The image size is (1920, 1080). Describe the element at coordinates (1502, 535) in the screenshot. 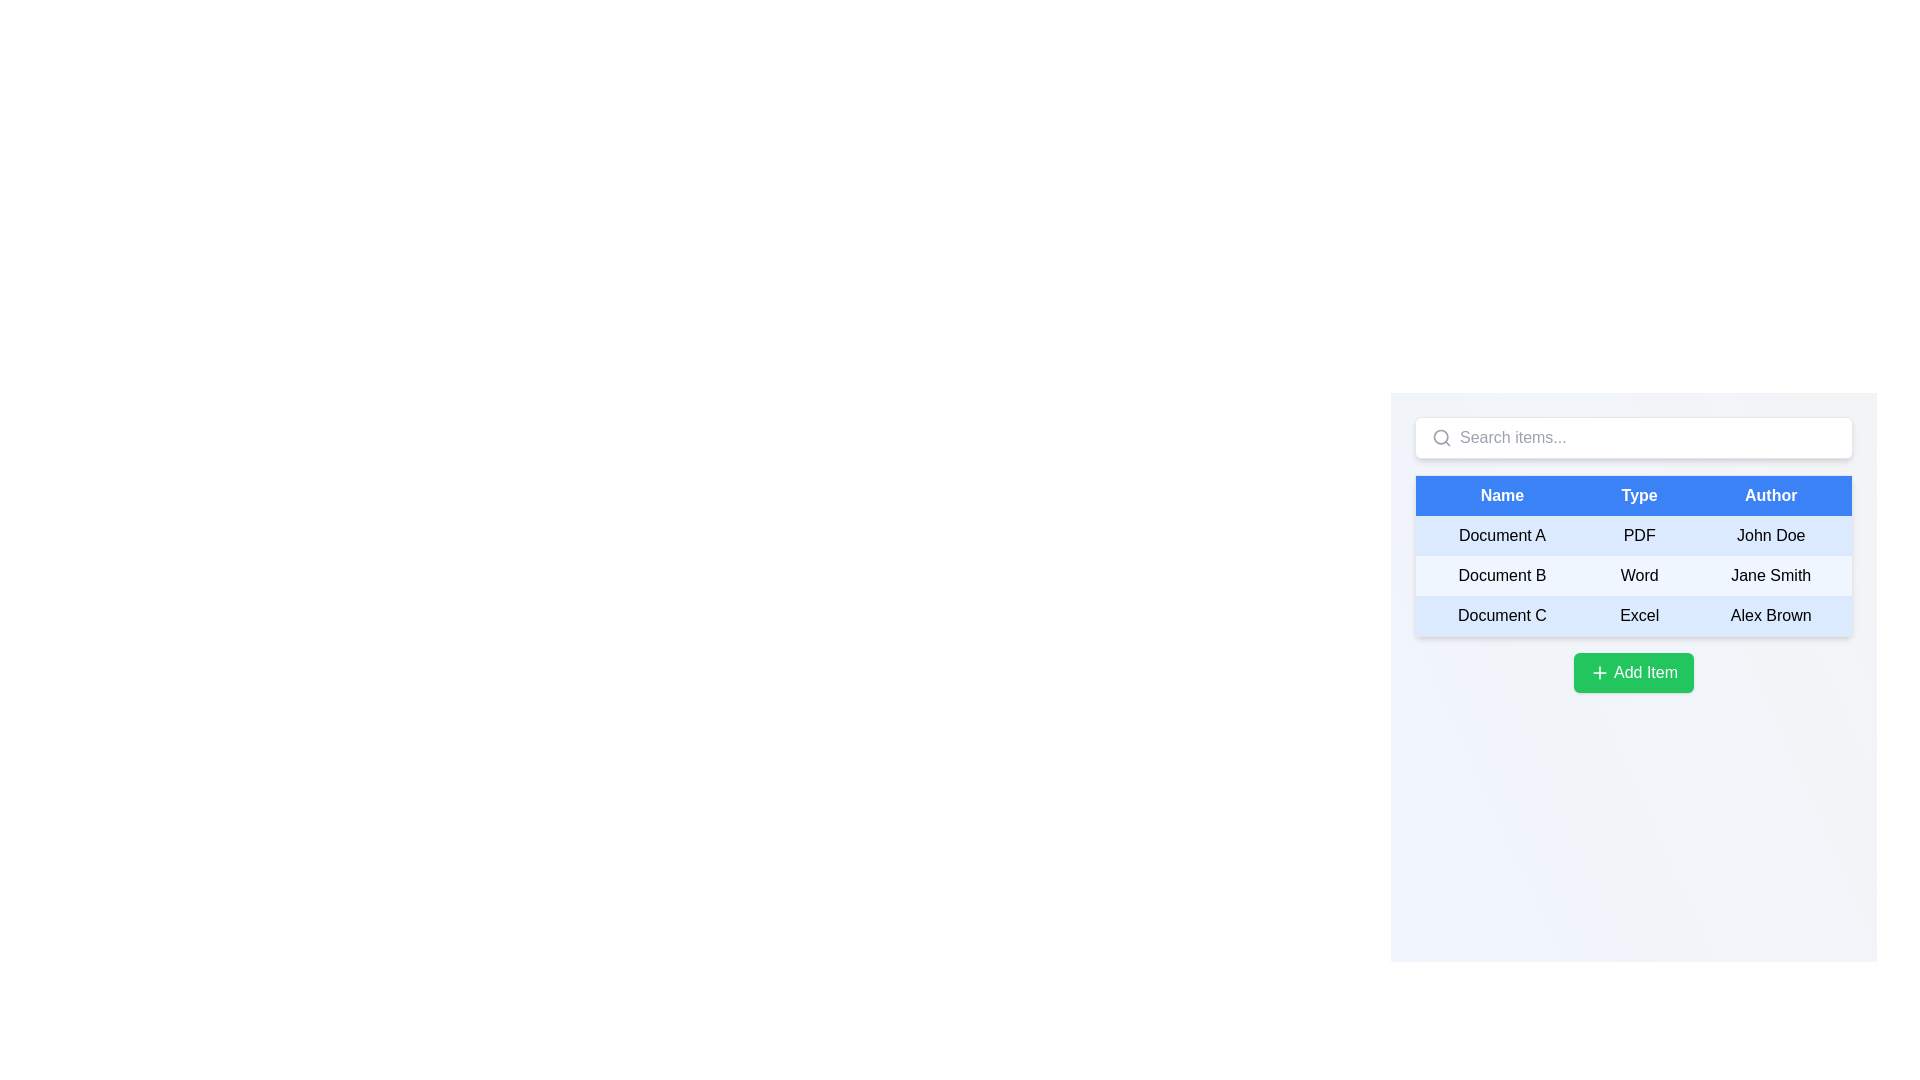

I see `the document name label displayed in the first row of the table under the 'Name' column, which is adjacent to 'PDF' and 'John Doe'` at that location.